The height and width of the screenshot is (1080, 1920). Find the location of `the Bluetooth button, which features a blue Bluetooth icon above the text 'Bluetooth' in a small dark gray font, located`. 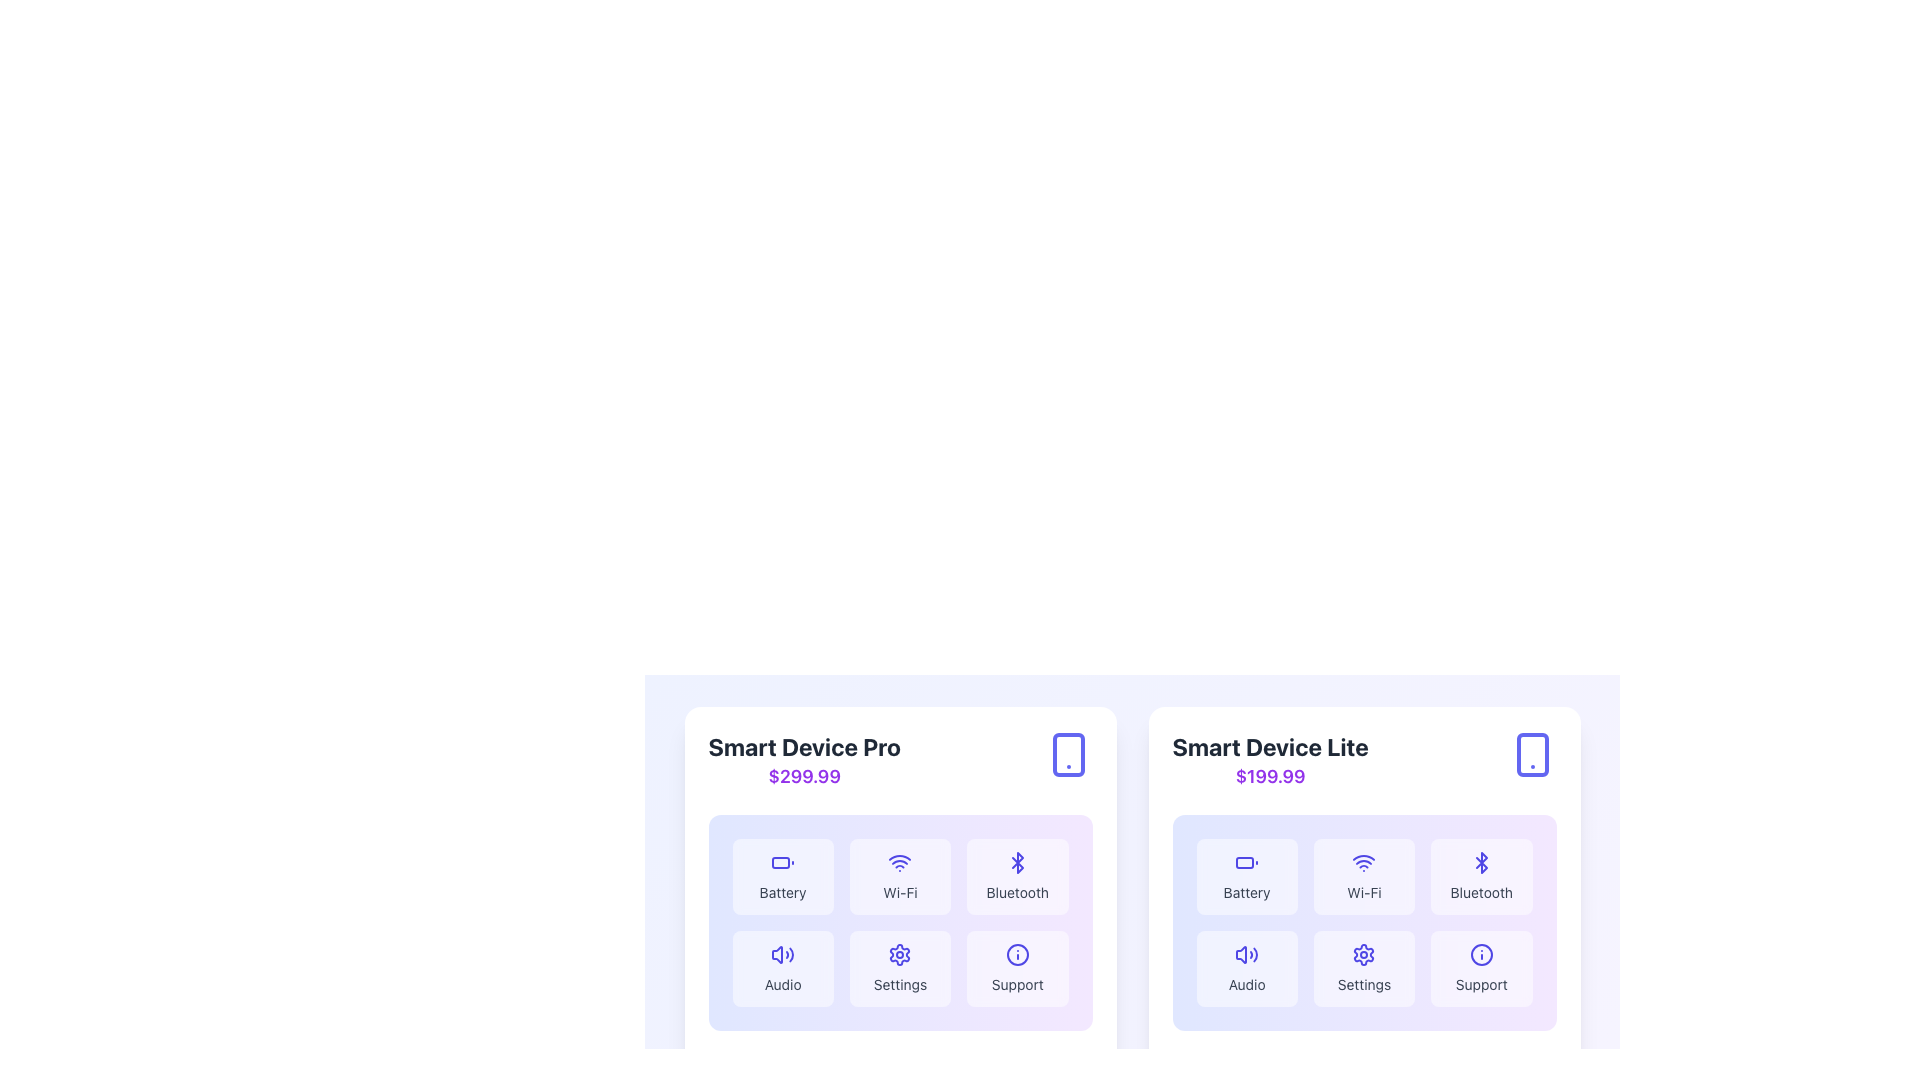

the Bluetooth button, which features a blue Bluetooth icon above the text 'Bluetooth' in a small dark gray font, located is located at coordinates (1017, 875).